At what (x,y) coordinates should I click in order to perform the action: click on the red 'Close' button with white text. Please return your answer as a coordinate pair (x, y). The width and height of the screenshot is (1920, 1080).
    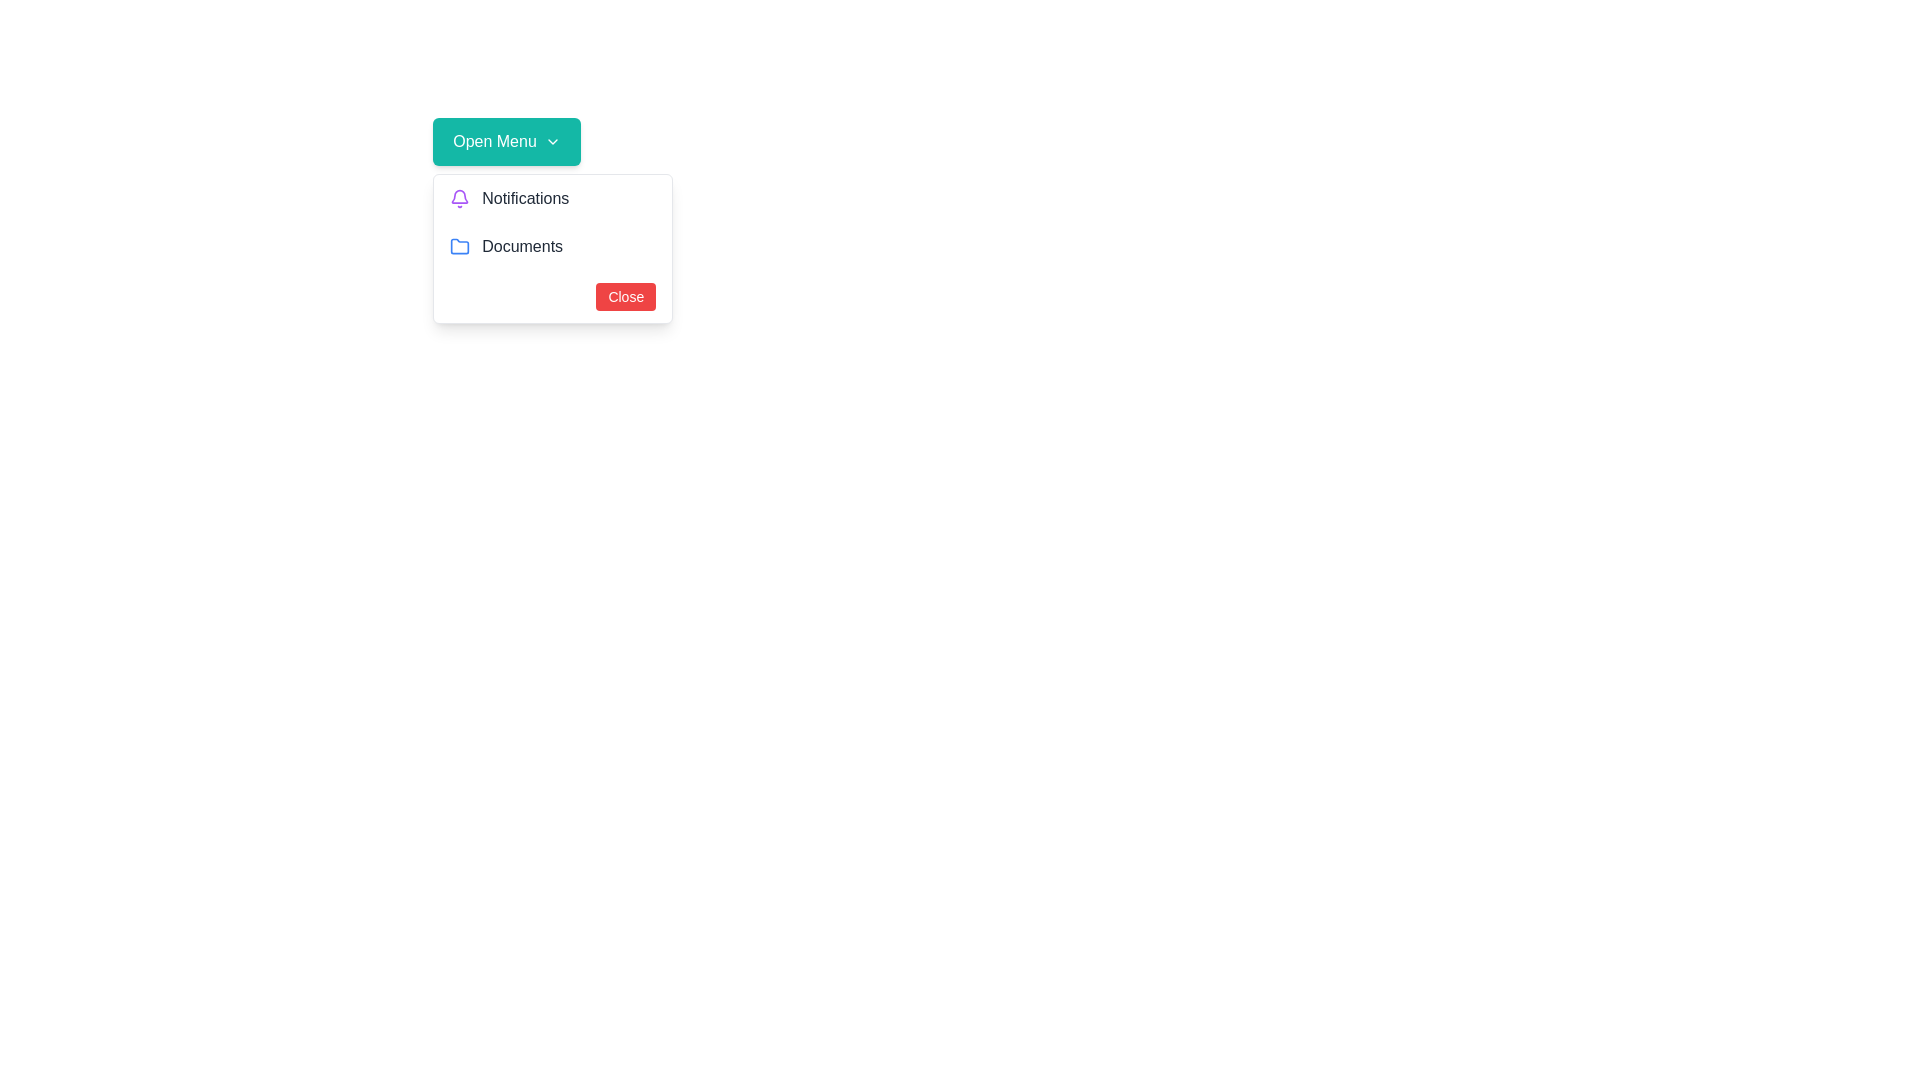
    Looking at the image, I should click on (553, 297).